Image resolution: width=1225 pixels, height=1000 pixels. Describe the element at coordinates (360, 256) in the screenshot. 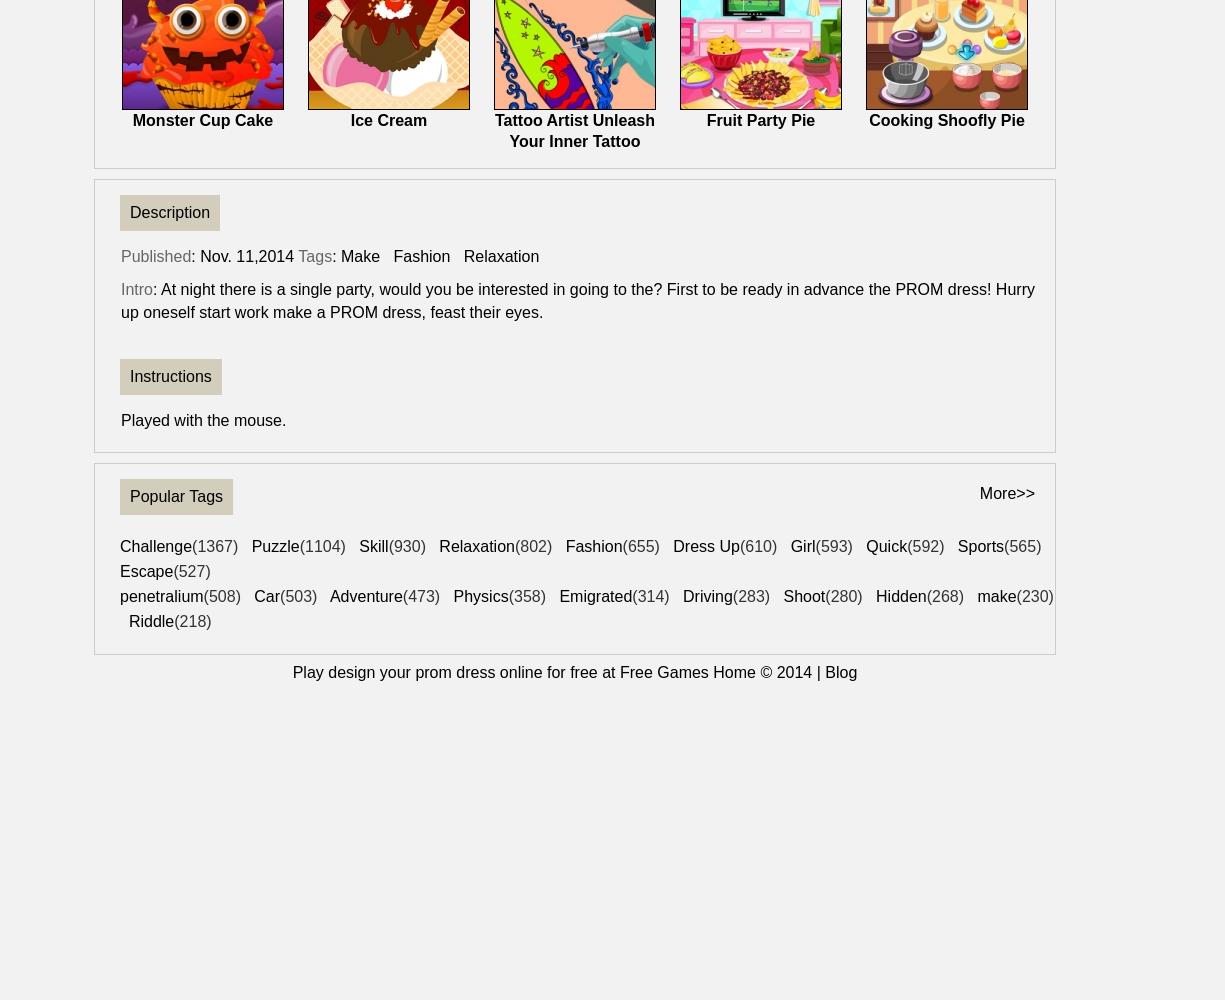

I see `'Make'` at that location.